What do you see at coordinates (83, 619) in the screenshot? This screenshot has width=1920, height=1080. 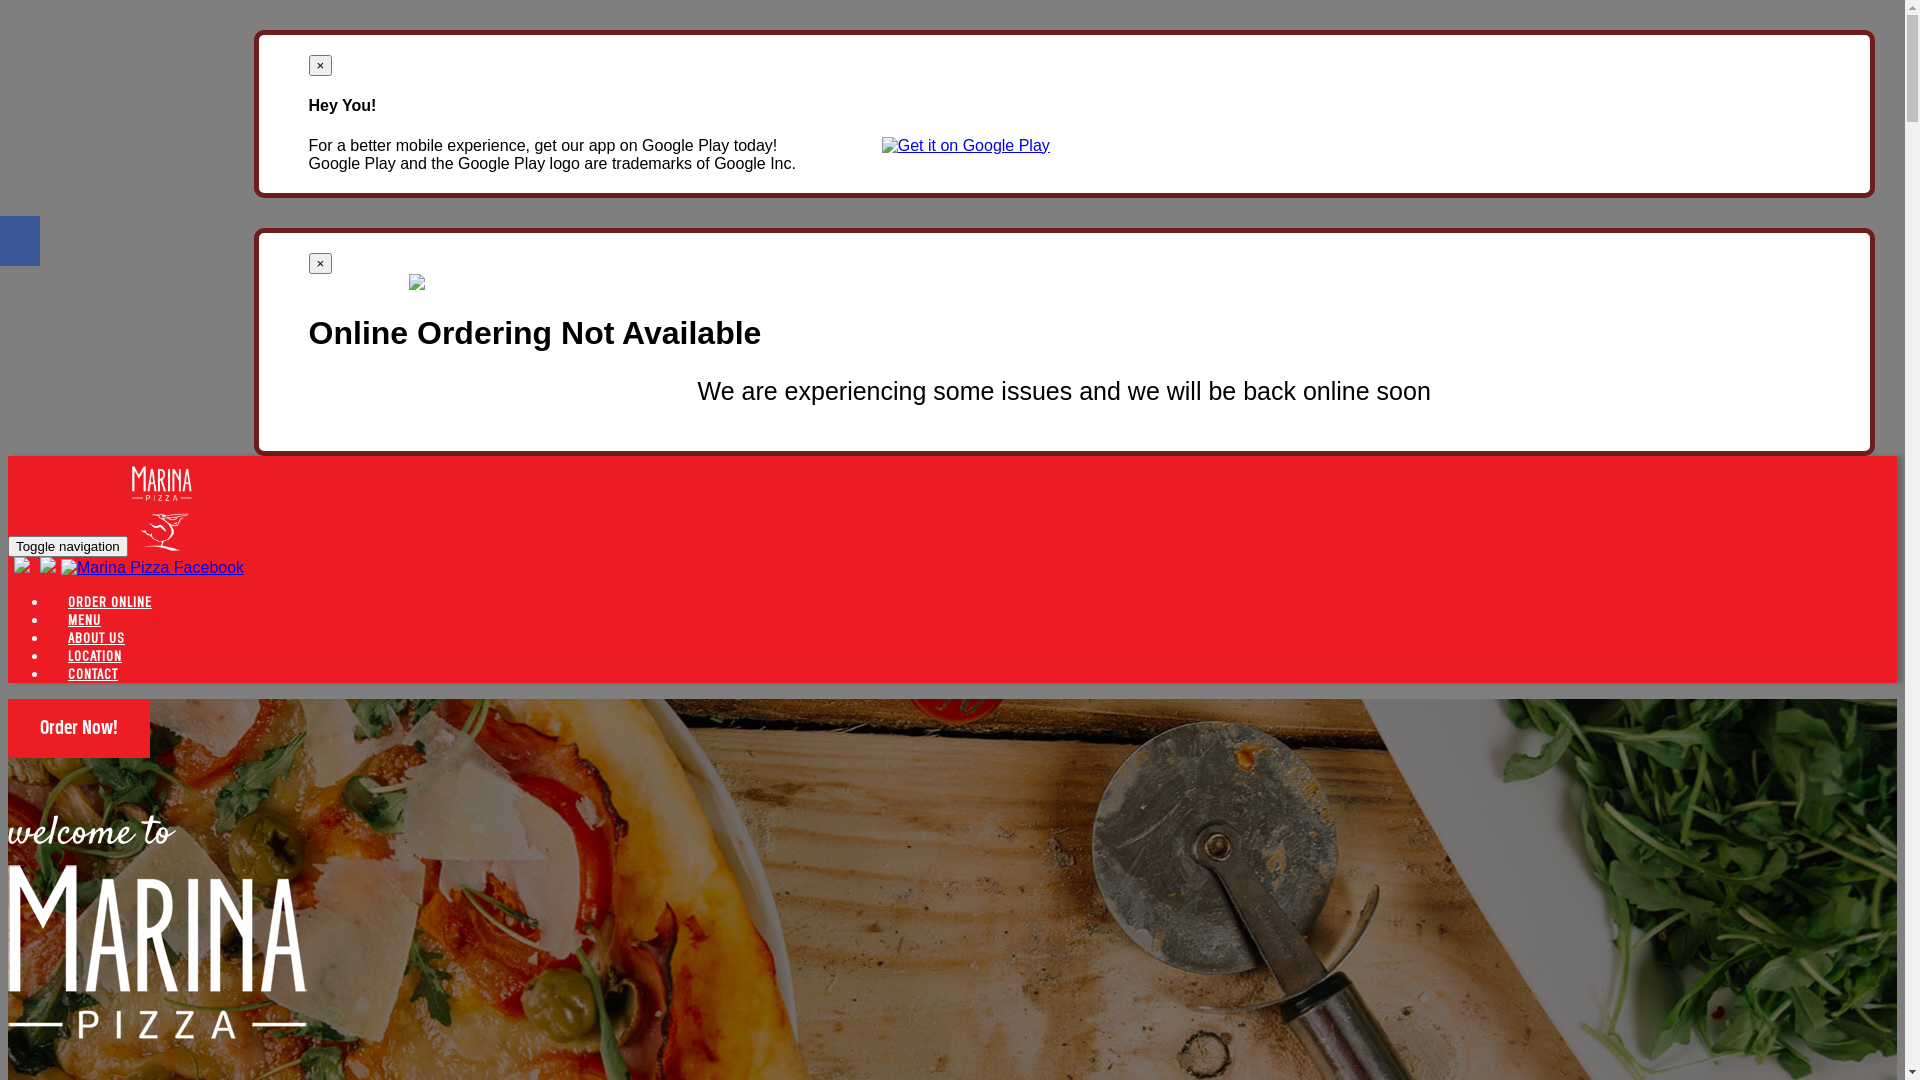 I see `'MENU'` at bounding box center [83, 619].